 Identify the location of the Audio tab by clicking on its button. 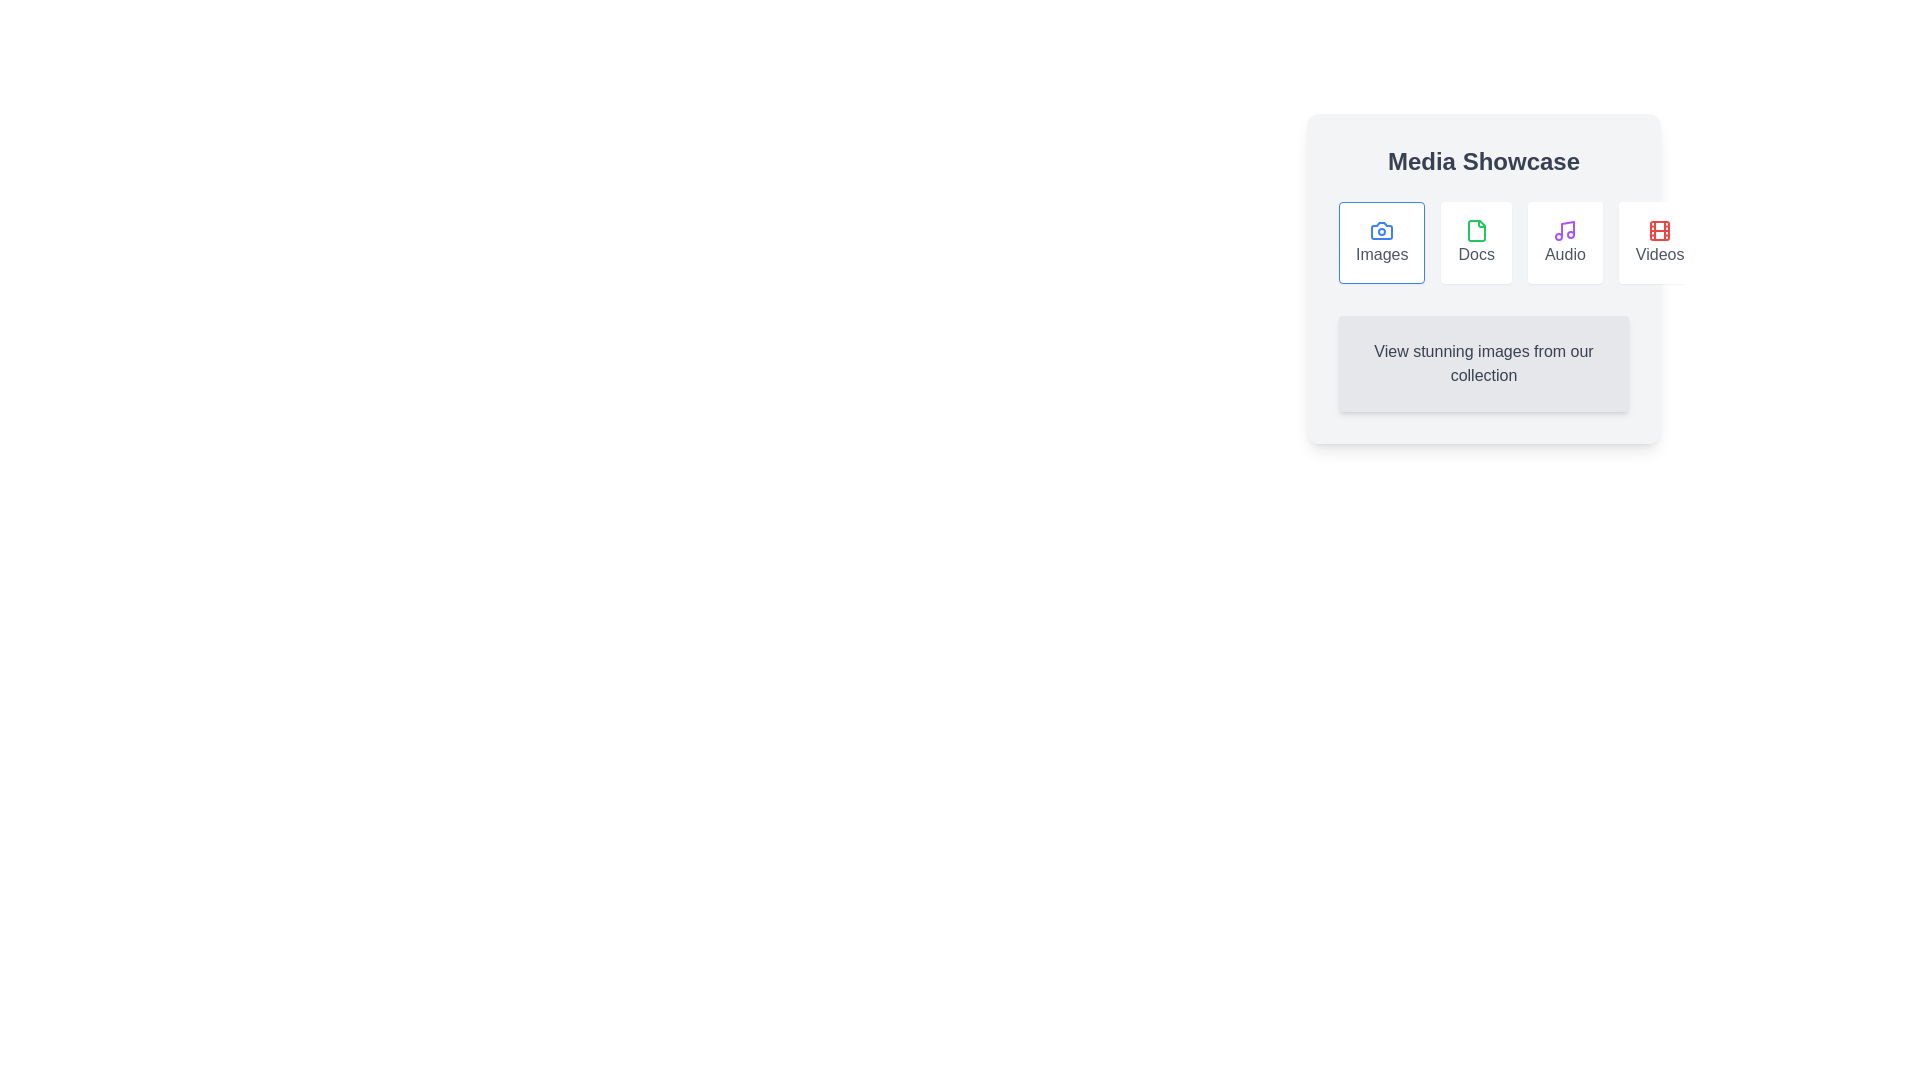
(1563, 242).